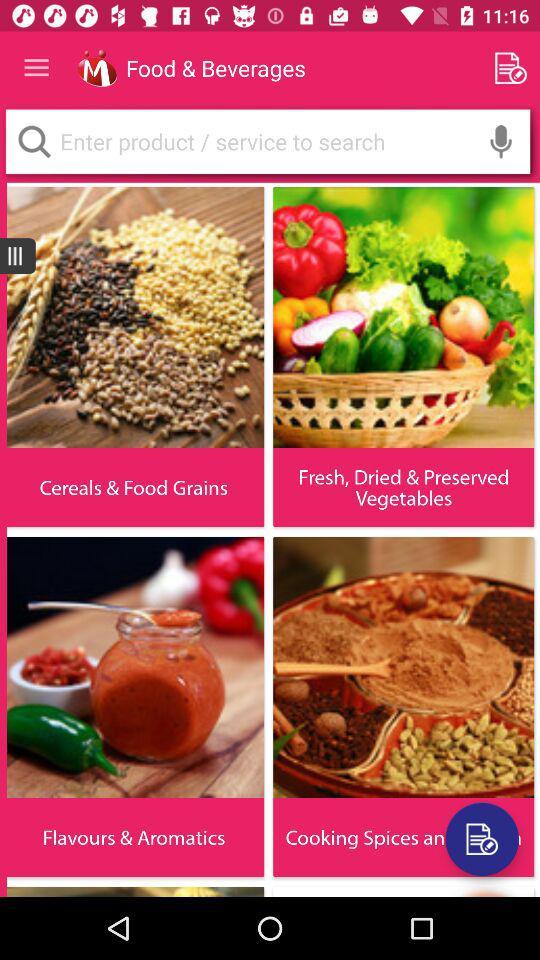 This screenshot has width=540, height=960. Describe the element at coordinates (16, 255) in the screenshot. I see `the pause icon` at that location.